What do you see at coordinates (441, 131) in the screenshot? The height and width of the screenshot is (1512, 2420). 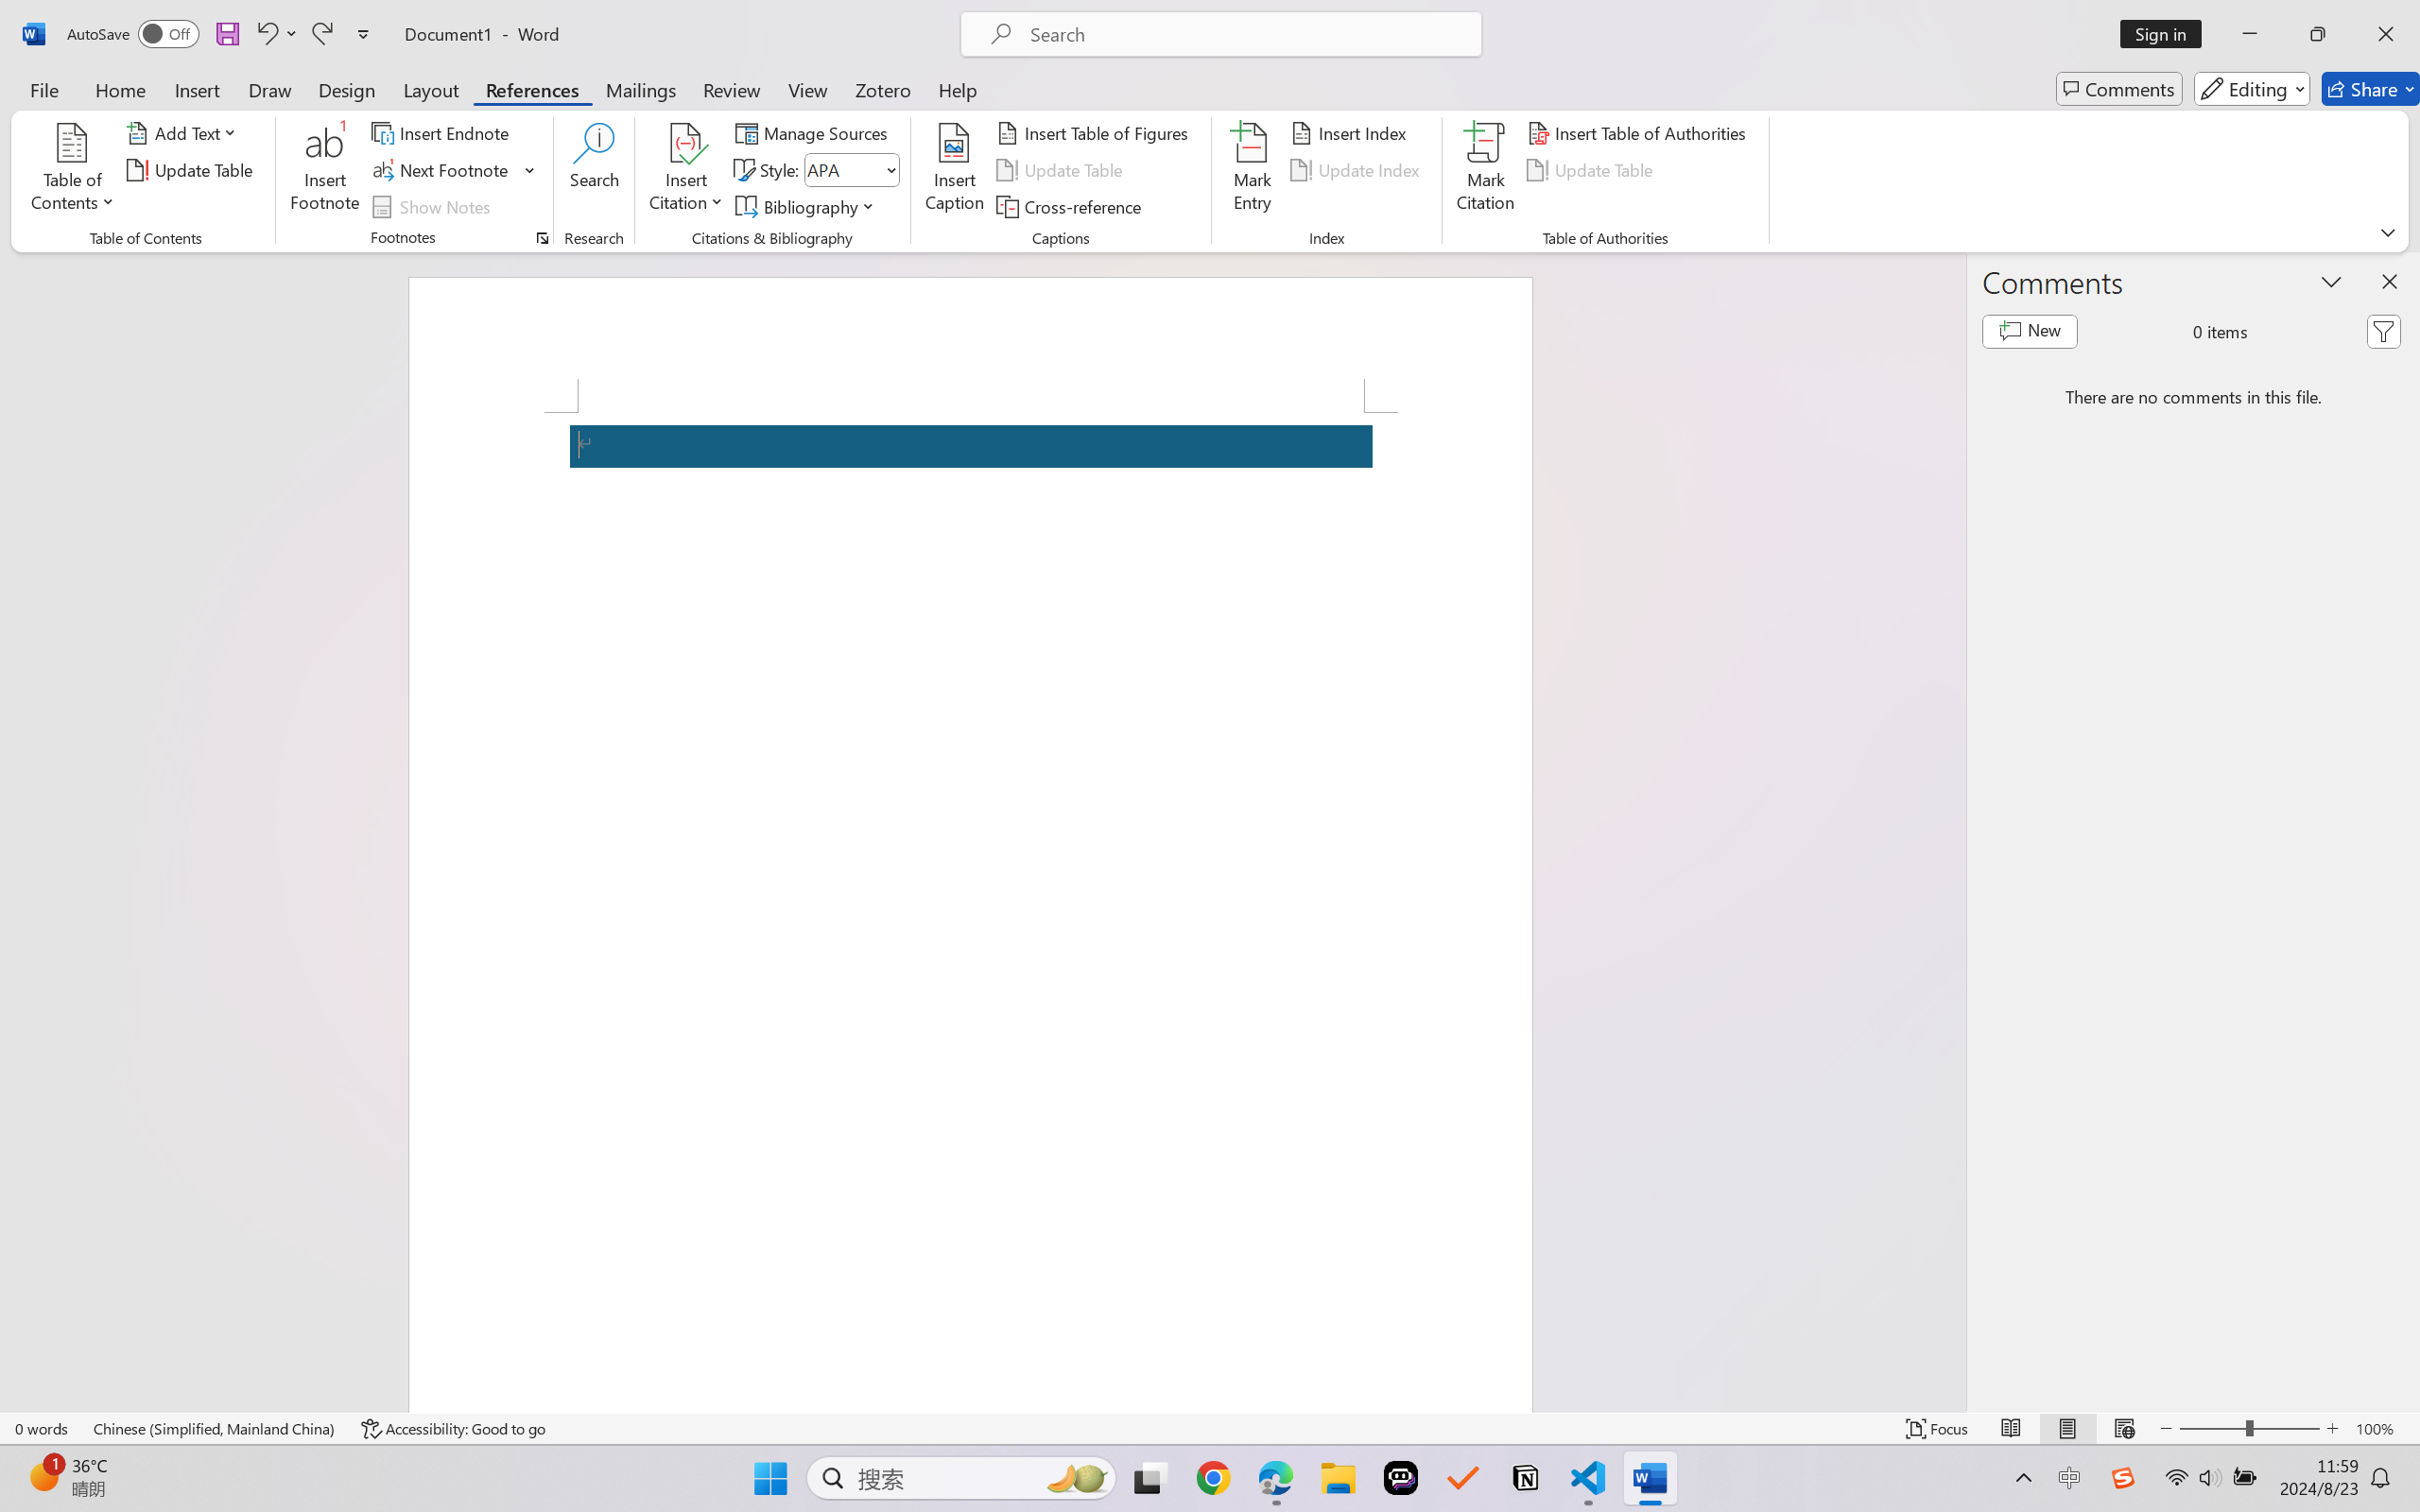 I see `'Insert Endnote'` at bounding box center [441, 131].